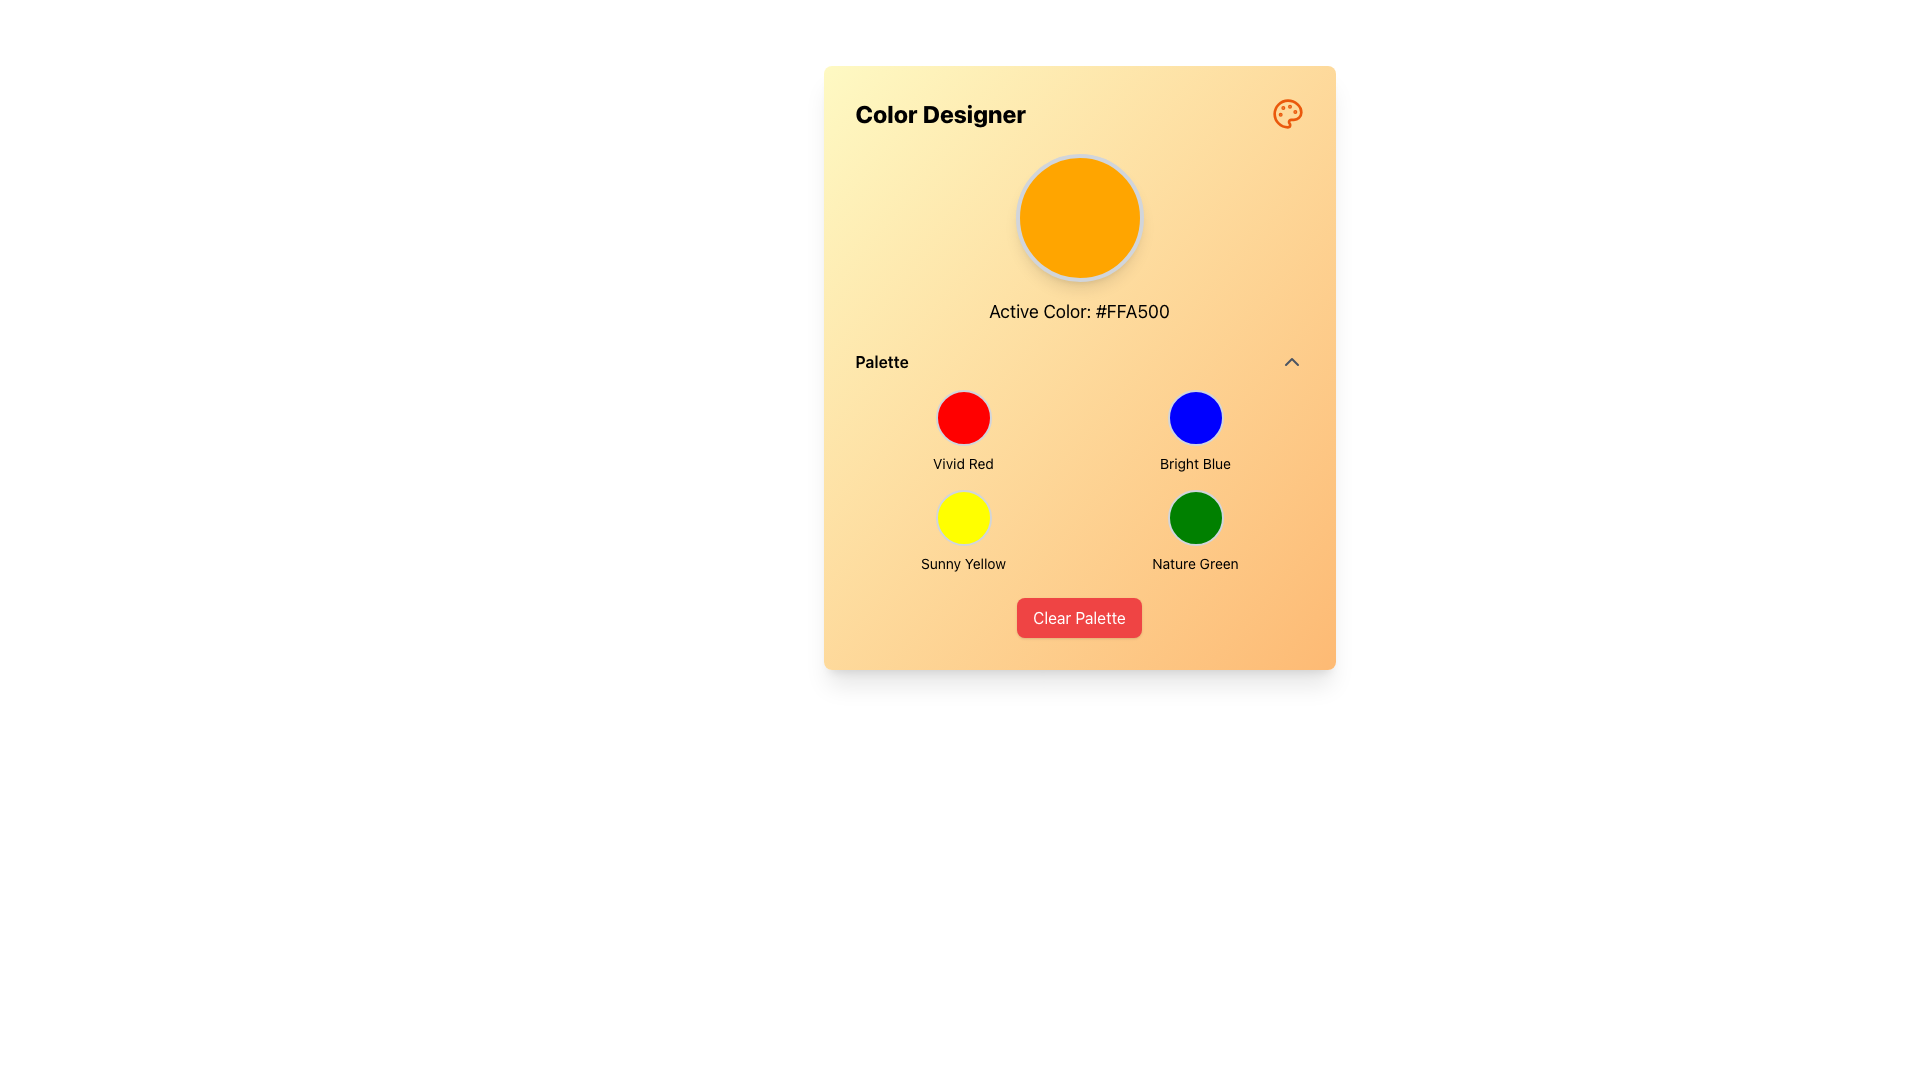 The height and width of the screenshot is (1080, 1920). What do you see at coordinates (1078, 616) in the screenshot?
I see `the 'Clear Color Palette' button located at the bottom-center of the 'Color Designer' panel` at bounding box center [1078, 616].